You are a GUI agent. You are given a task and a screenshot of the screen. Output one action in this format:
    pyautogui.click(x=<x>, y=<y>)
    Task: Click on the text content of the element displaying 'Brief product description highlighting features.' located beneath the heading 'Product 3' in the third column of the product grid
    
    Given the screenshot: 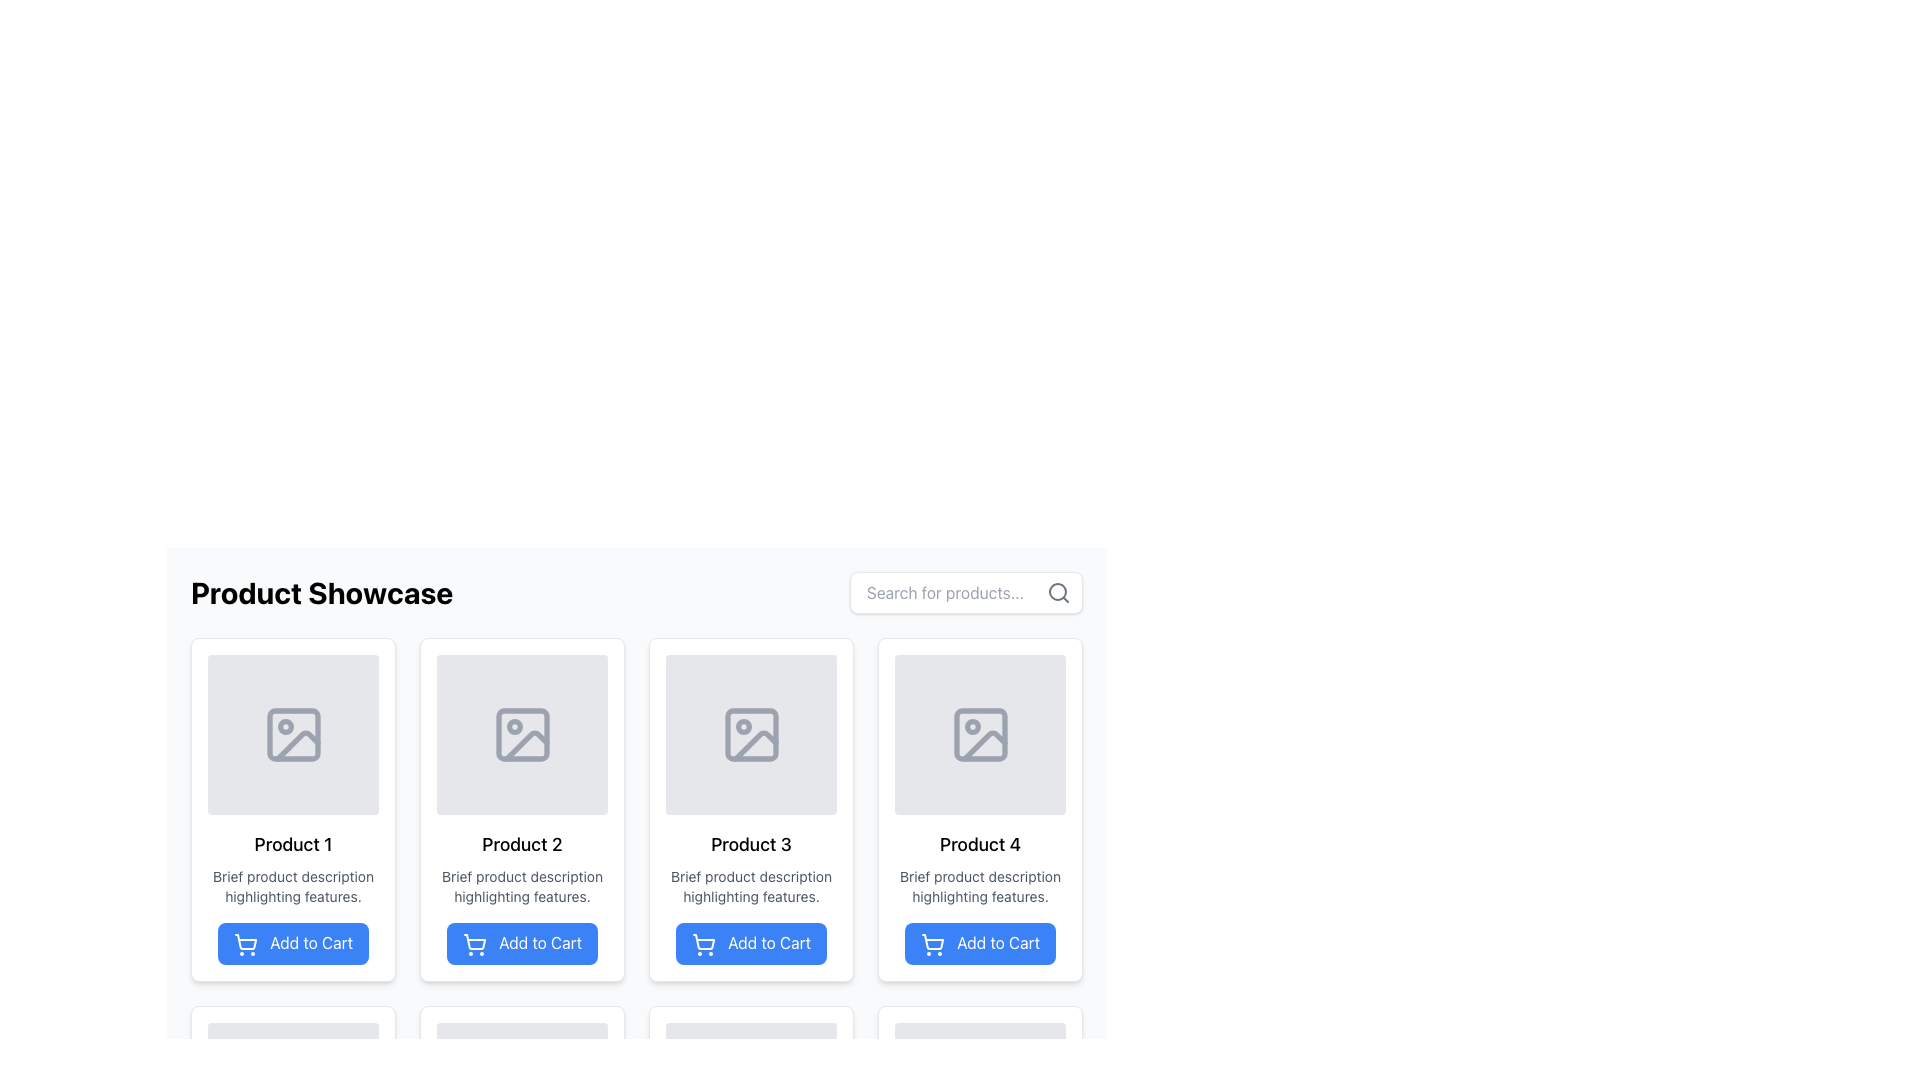 What is the action you would take?
    pyautogui.click(x=750, y=886)
    